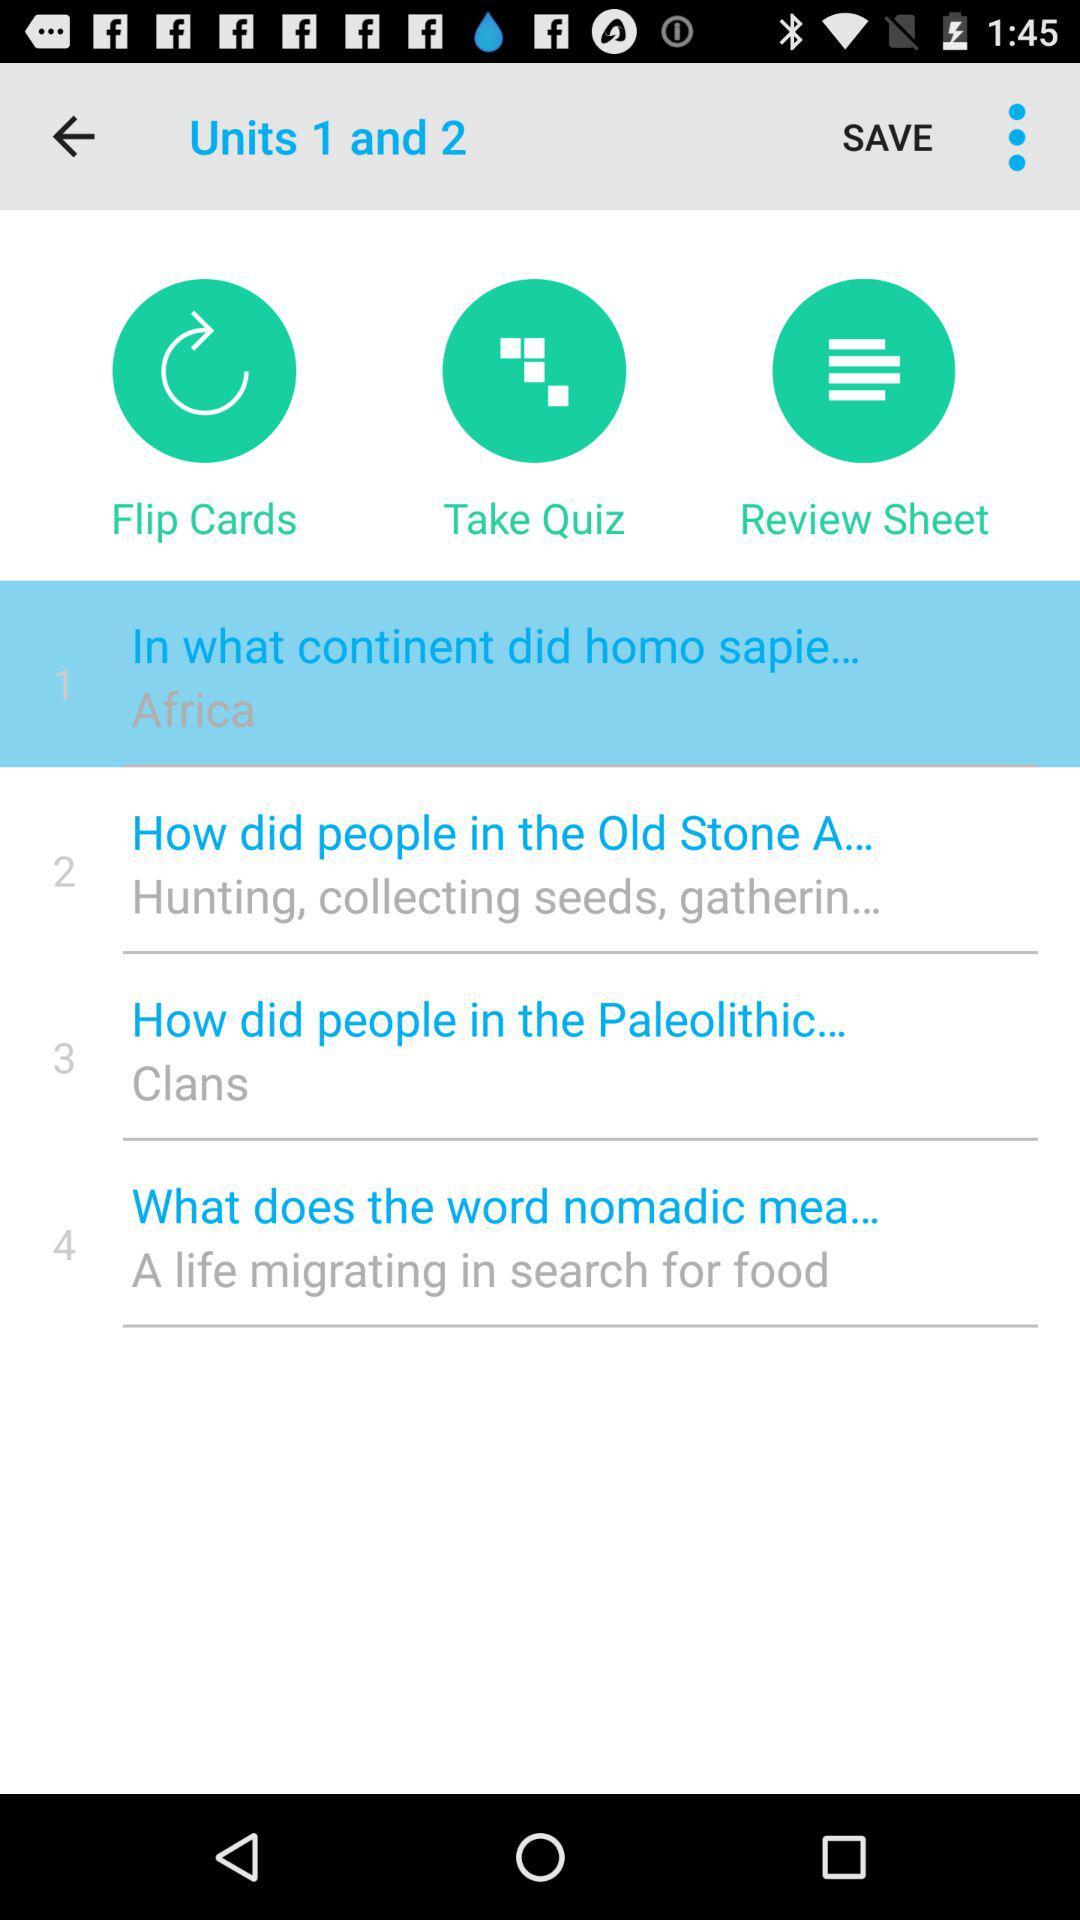 The image size is (1080, 1920). What do you see at coordinates (63, 1242) in the screenshot?
I see `icon below 3 icon` at bounding box center [63, 1242].